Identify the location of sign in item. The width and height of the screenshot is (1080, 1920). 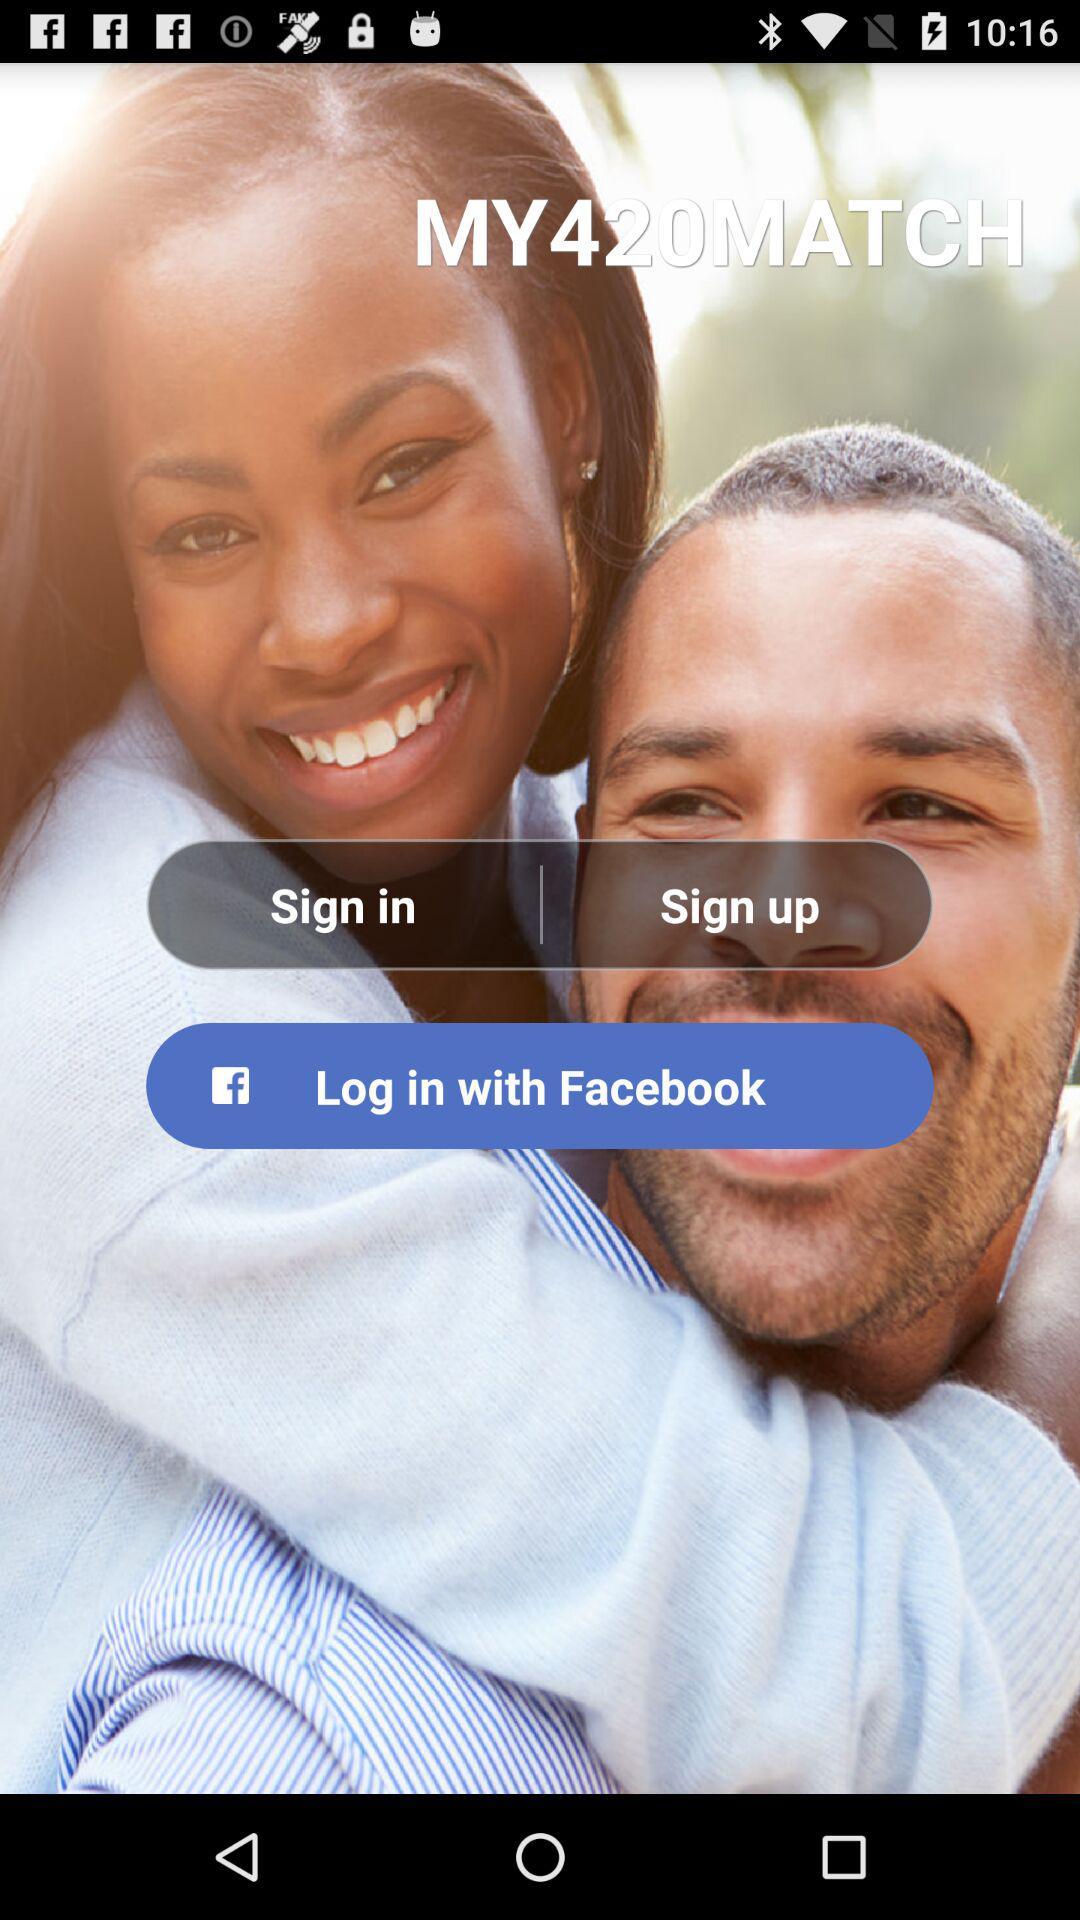
(342, 903).